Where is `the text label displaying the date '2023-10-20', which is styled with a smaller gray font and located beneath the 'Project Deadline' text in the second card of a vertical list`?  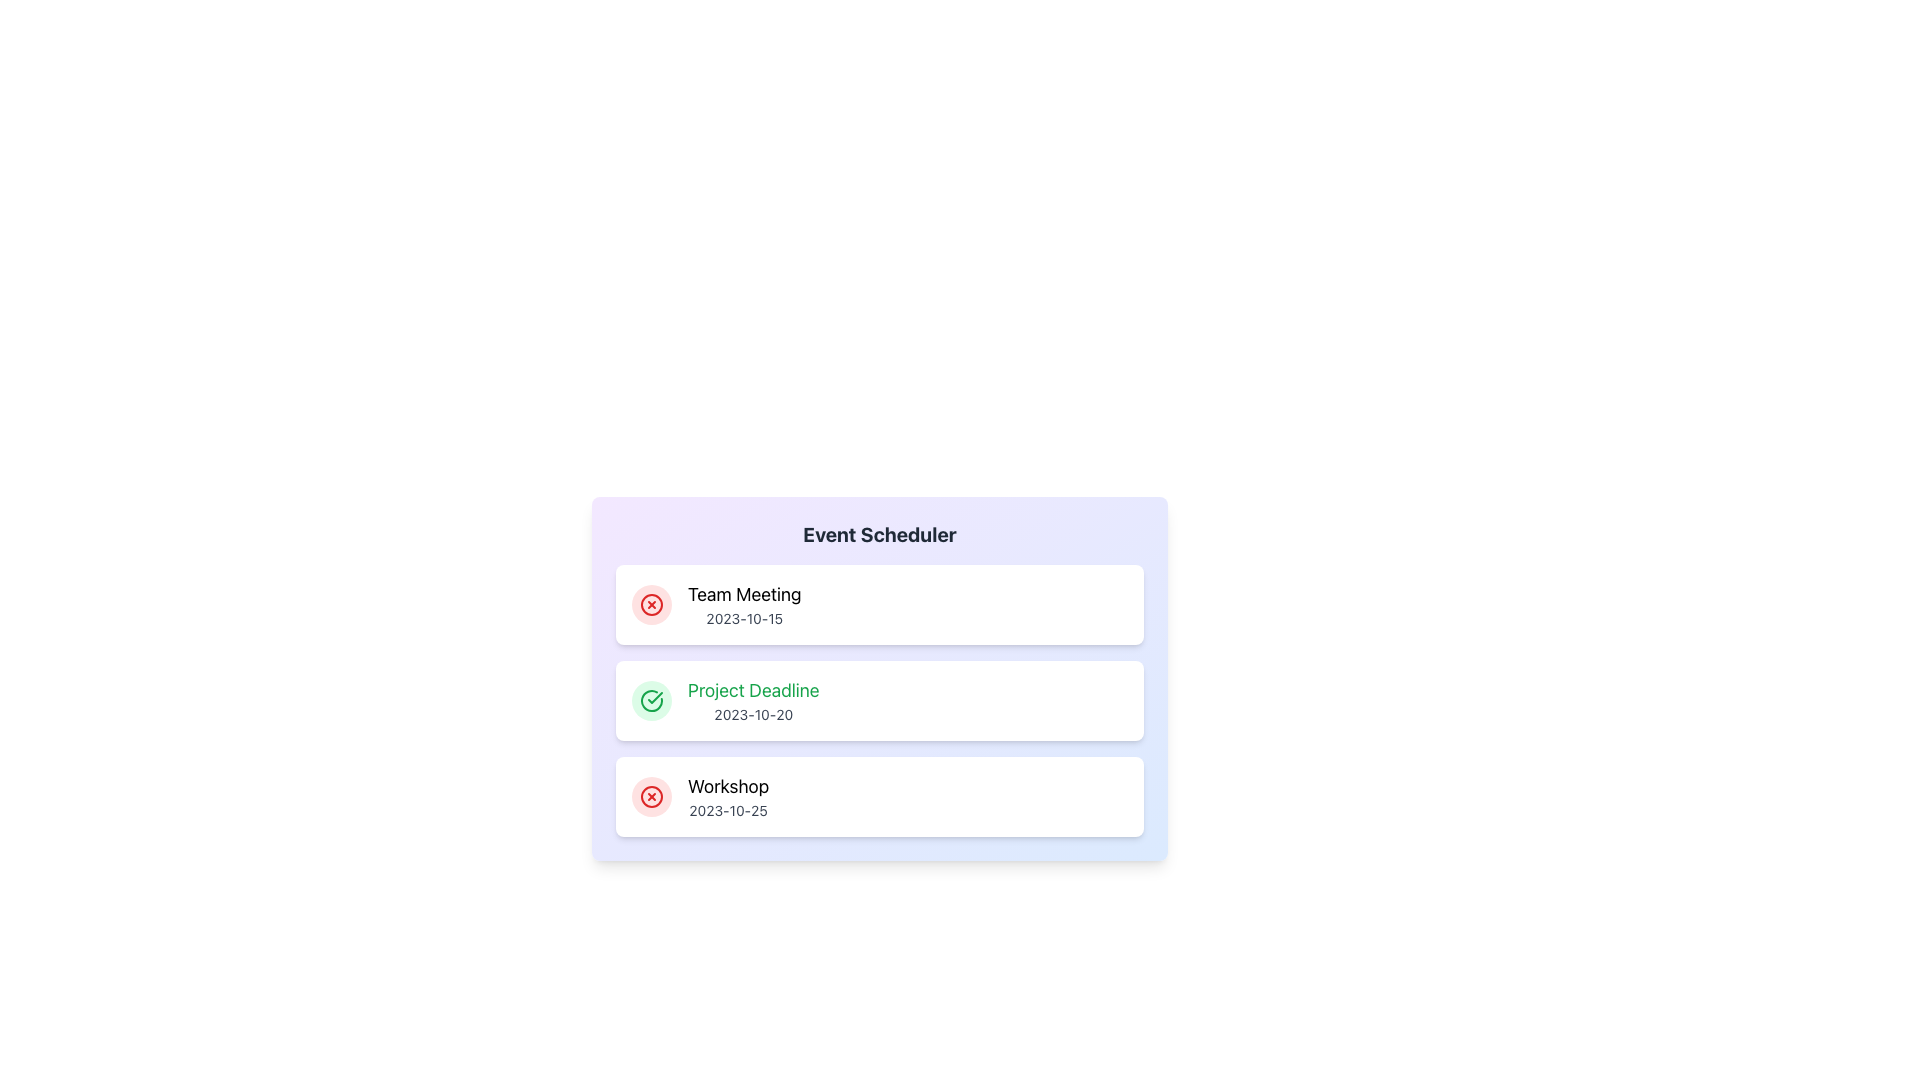 the text label displaying the date '2023-10-20', which is styled with a smaller gray font and located beneath the 'Project Deadline' text in the second card of a vertical list is located at coordinates (752, 713).